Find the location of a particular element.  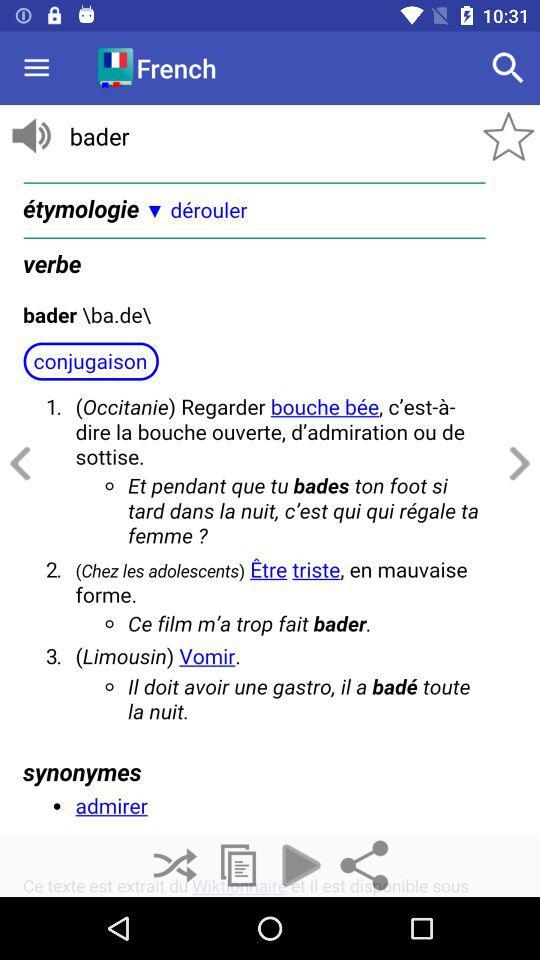

the share icon is located at coordinates (363, 864).